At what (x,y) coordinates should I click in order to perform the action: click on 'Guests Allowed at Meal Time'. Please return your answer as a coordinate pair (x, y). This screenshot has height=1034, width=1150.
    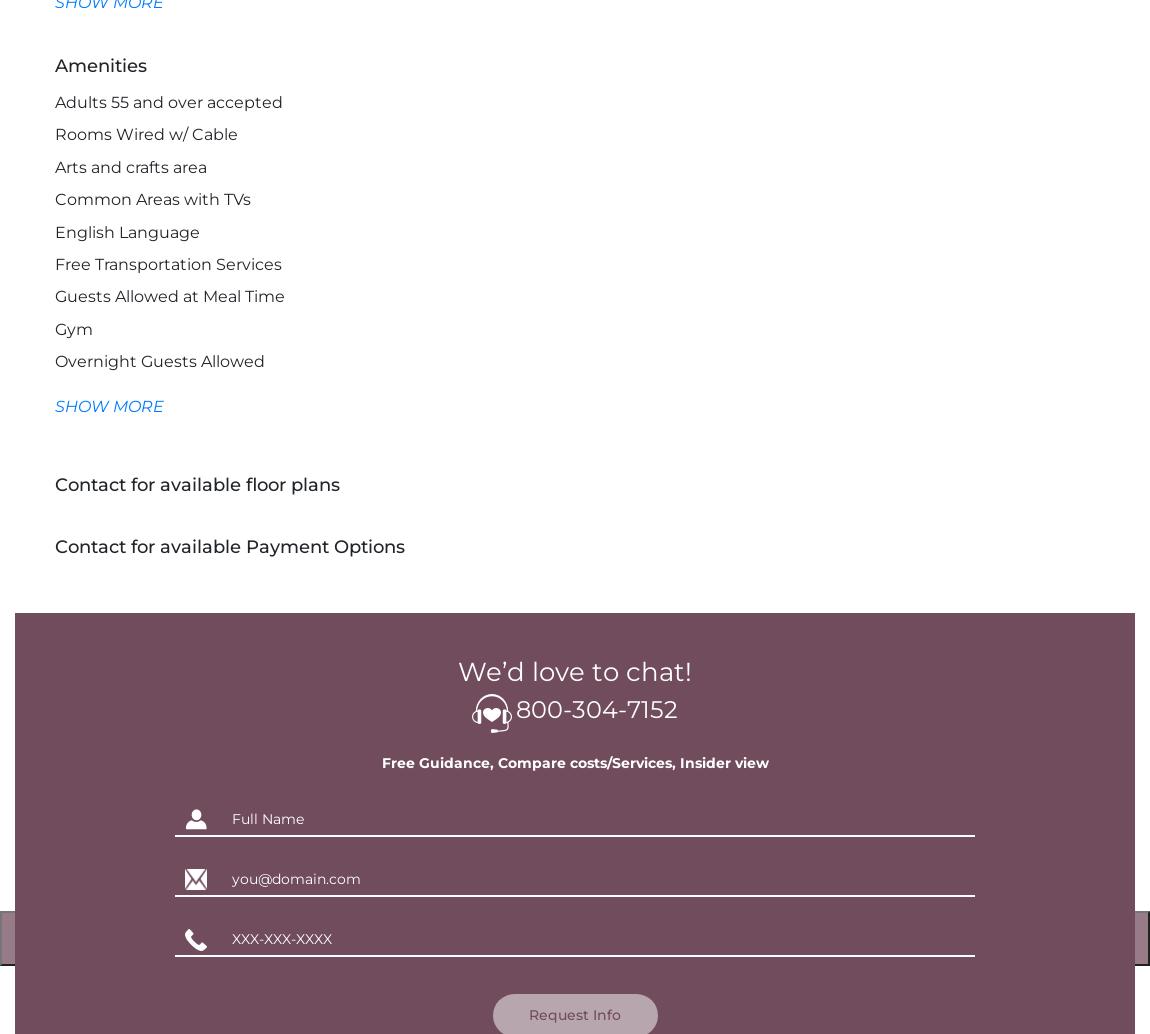
    Looking at the image, I should click on (53, 295).